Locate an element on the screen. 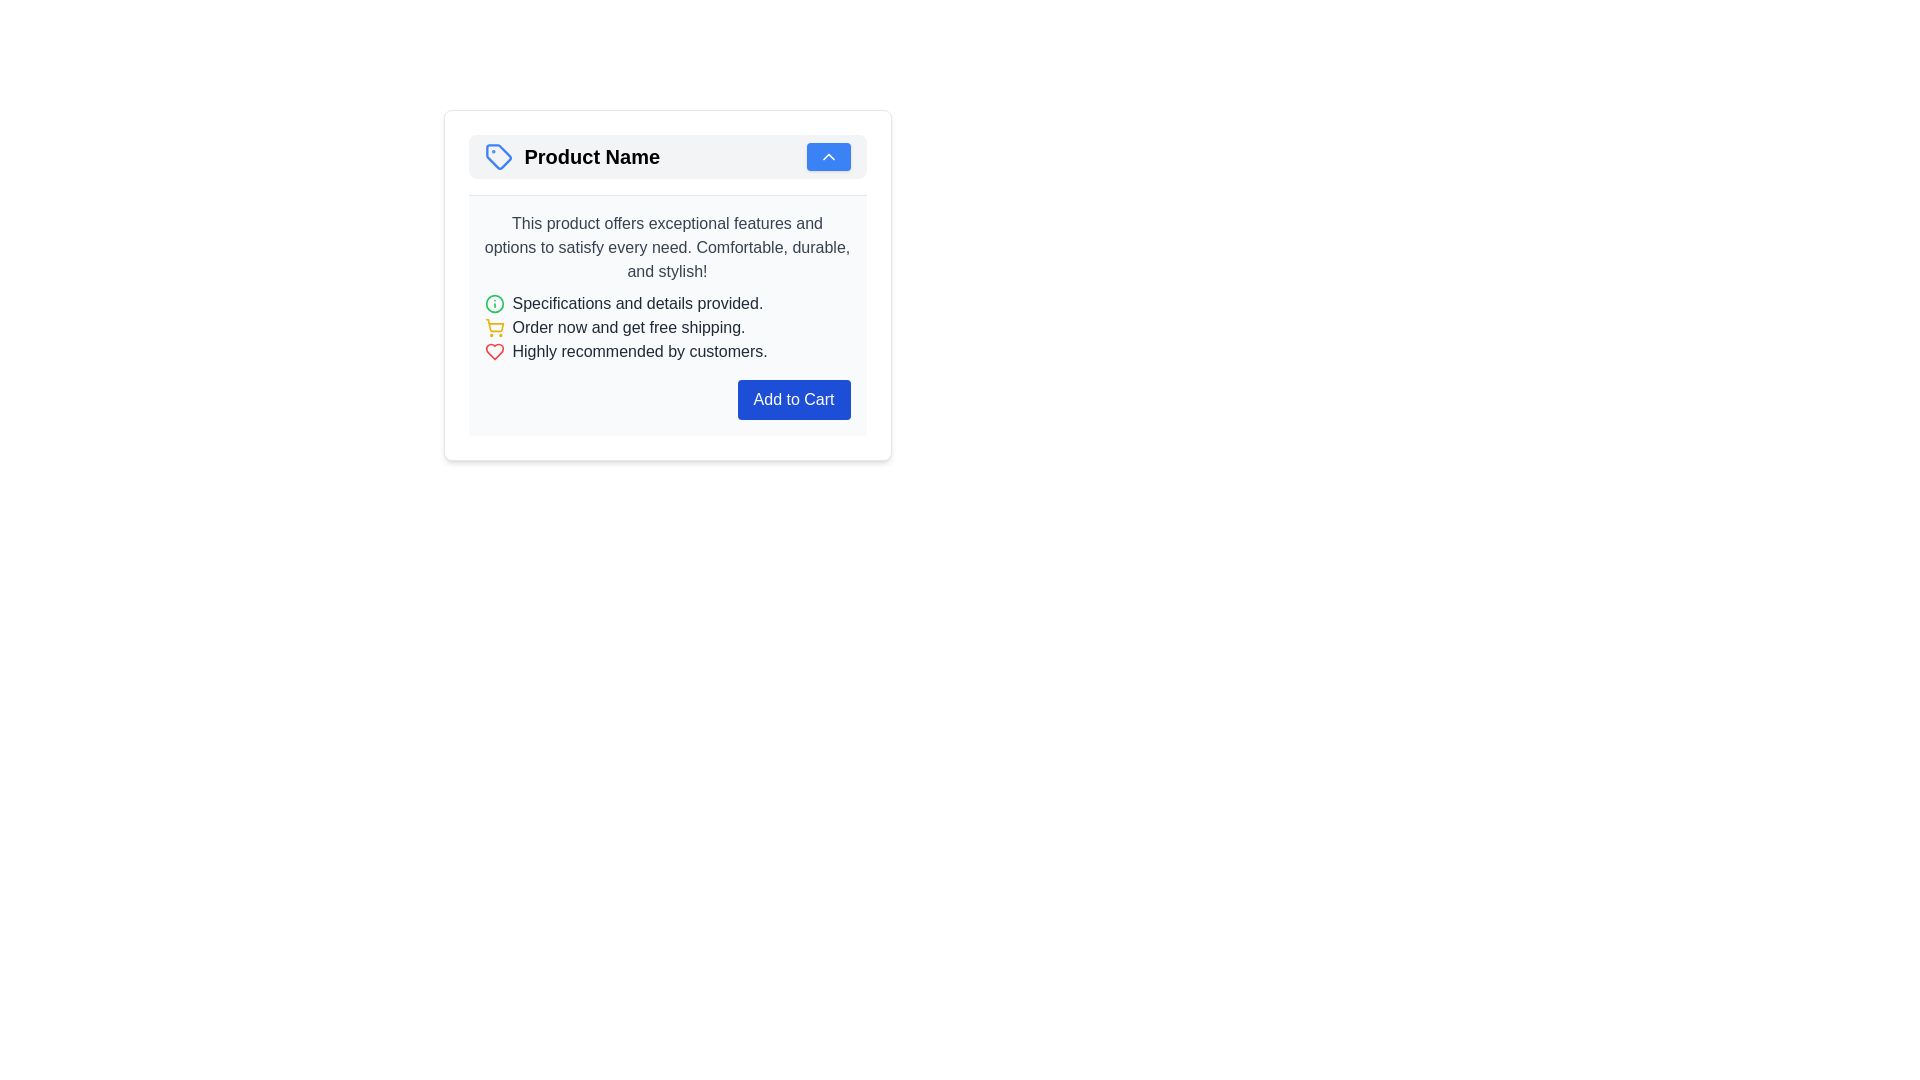 The height and width of the screenshot is (1080, 1920). the red heart-shaped icon is located at coordinates (494, 350).